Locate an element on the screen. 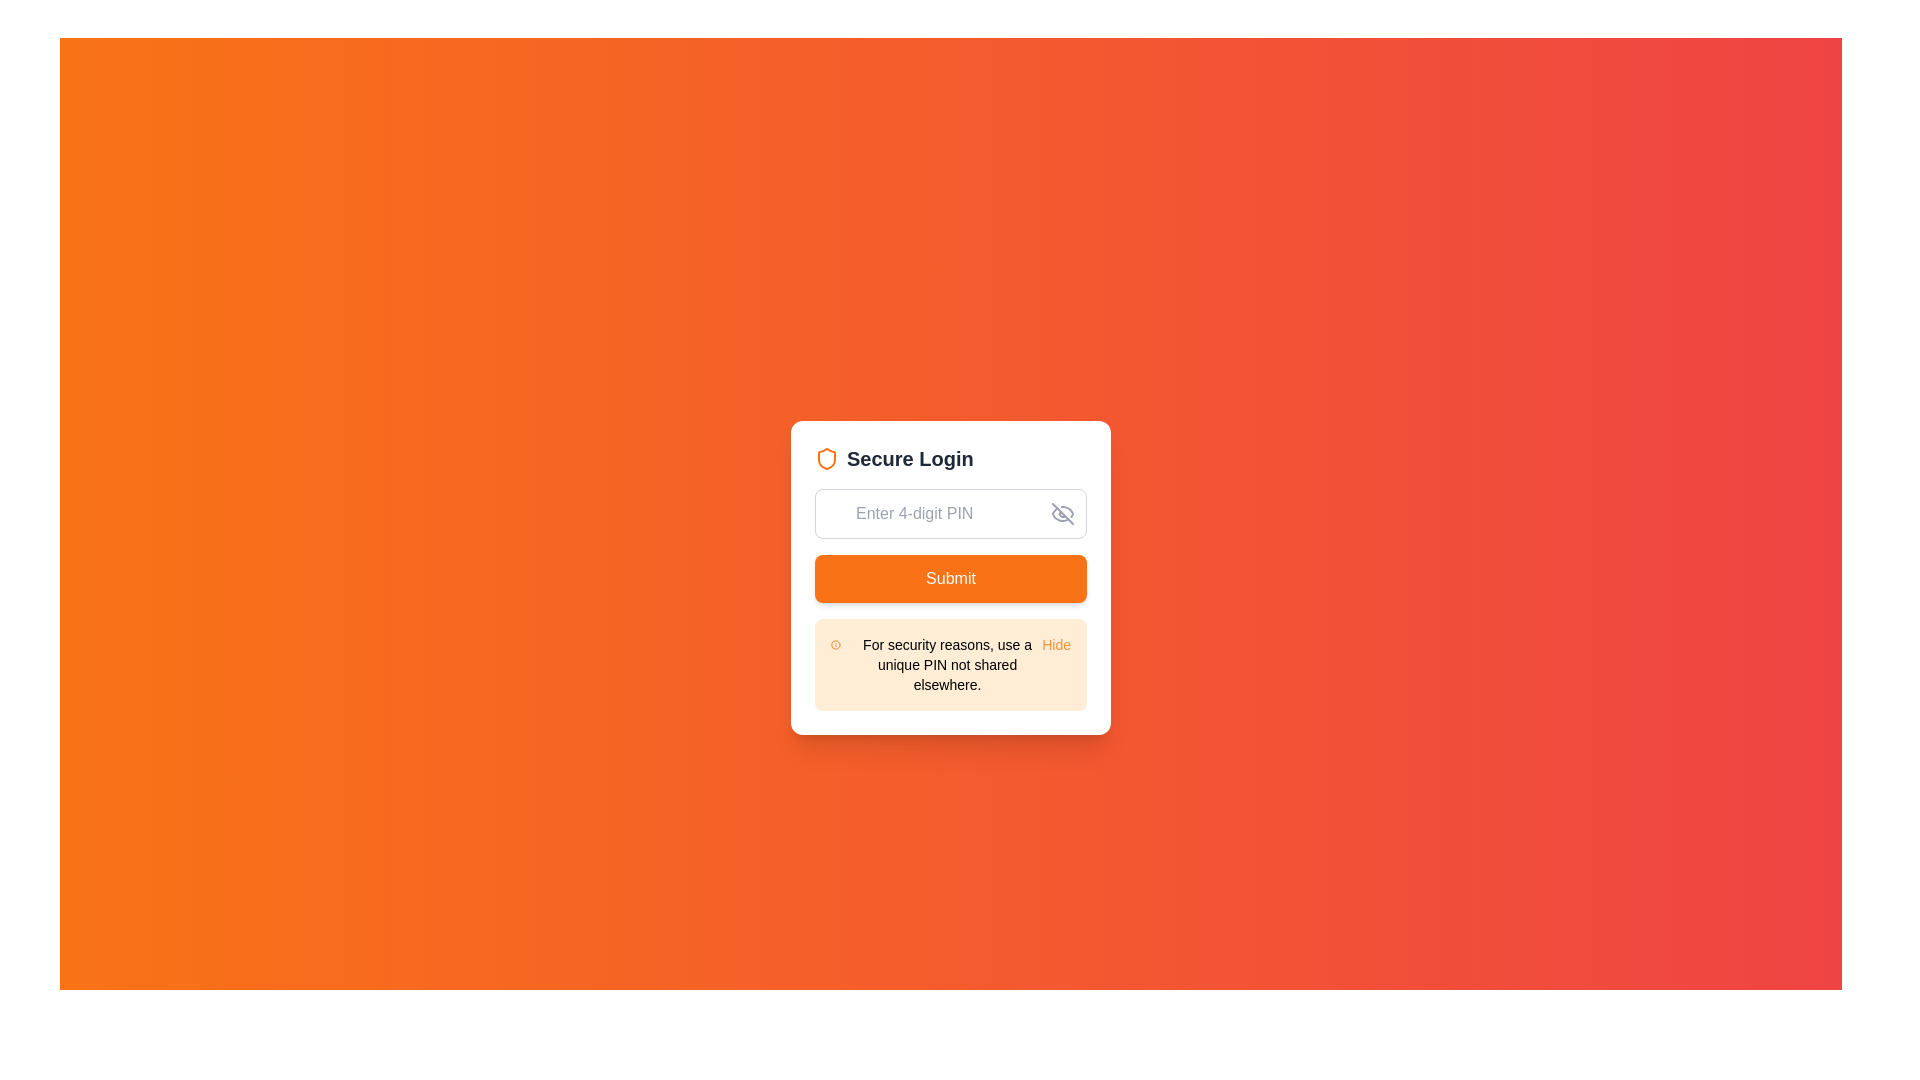 The image size is (1920, 1080). the text label stating 'For security reasons, use a unique PIN not shared elsewhere' within the pale orange notification box is located at coordinates (946, 664).